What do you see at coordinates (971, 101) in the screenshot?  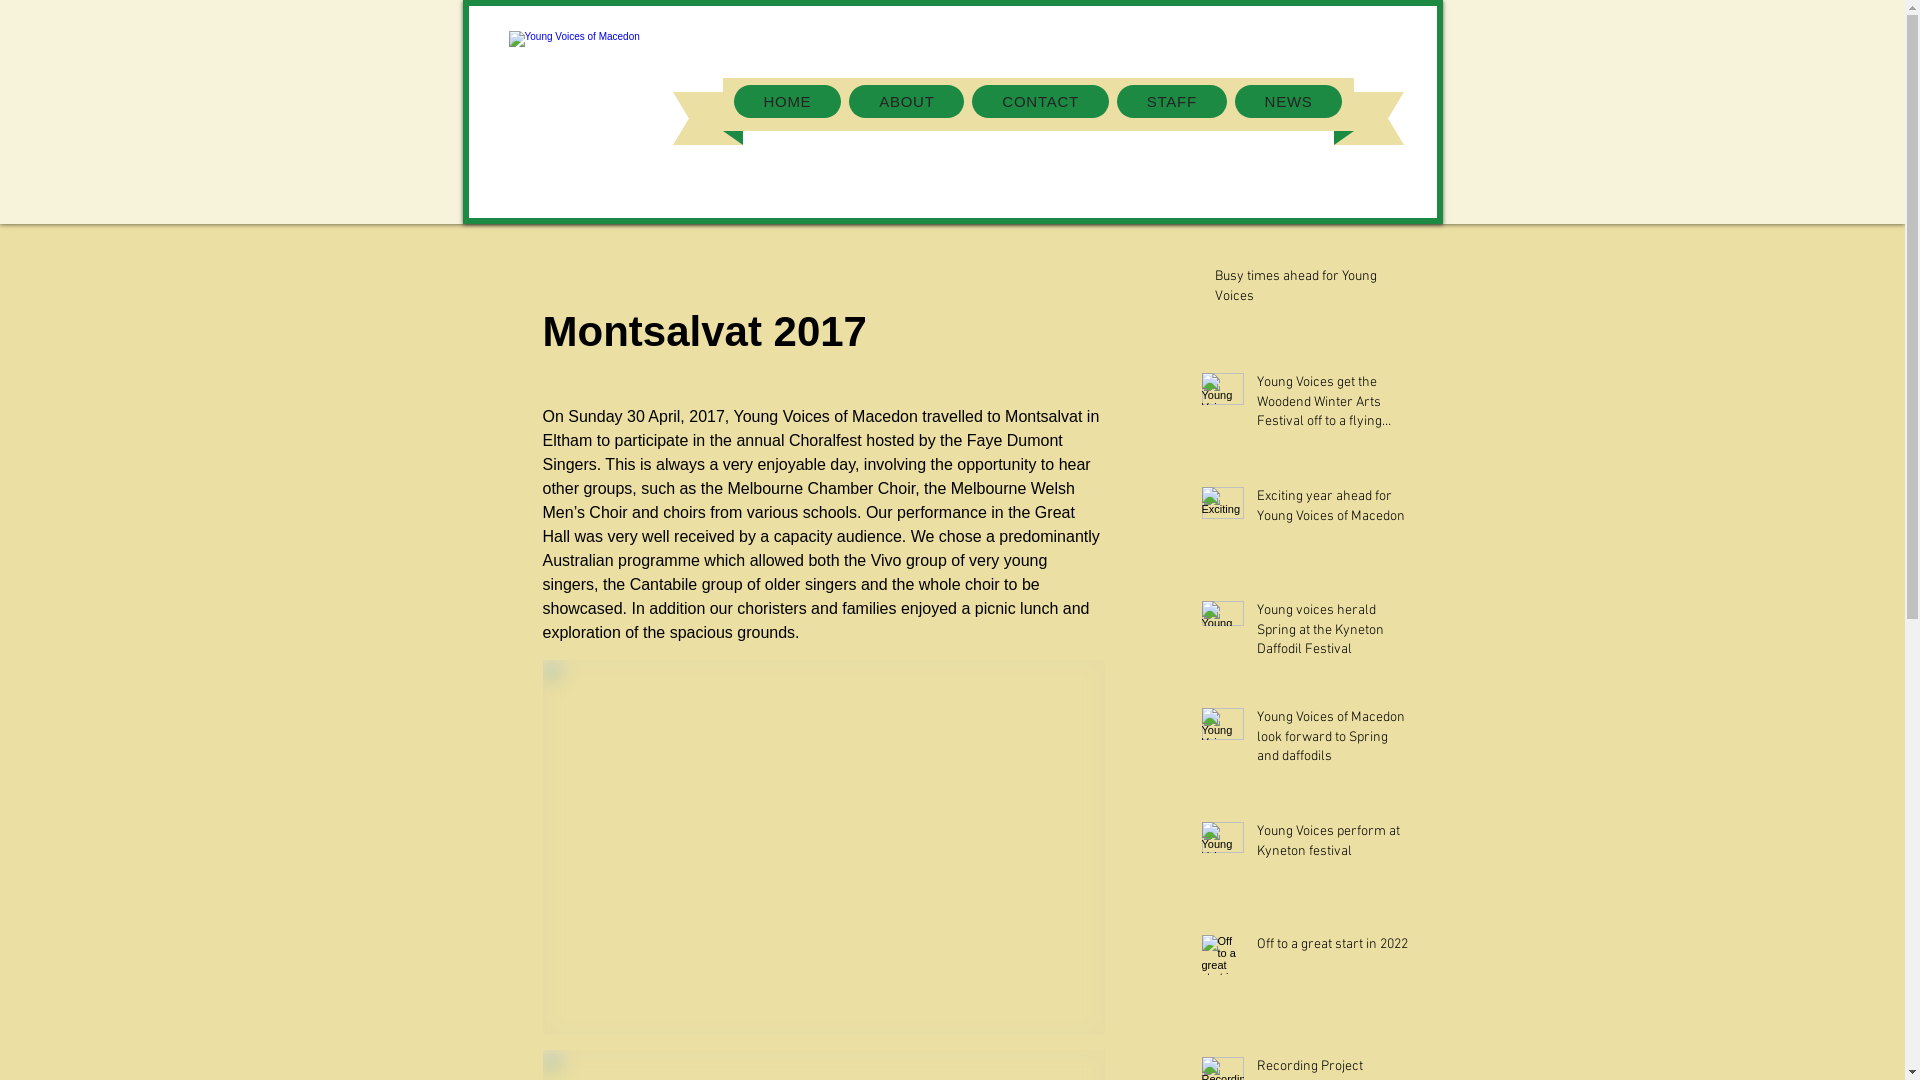 I see `'CONTACT'` at bounding box center [971, 101].